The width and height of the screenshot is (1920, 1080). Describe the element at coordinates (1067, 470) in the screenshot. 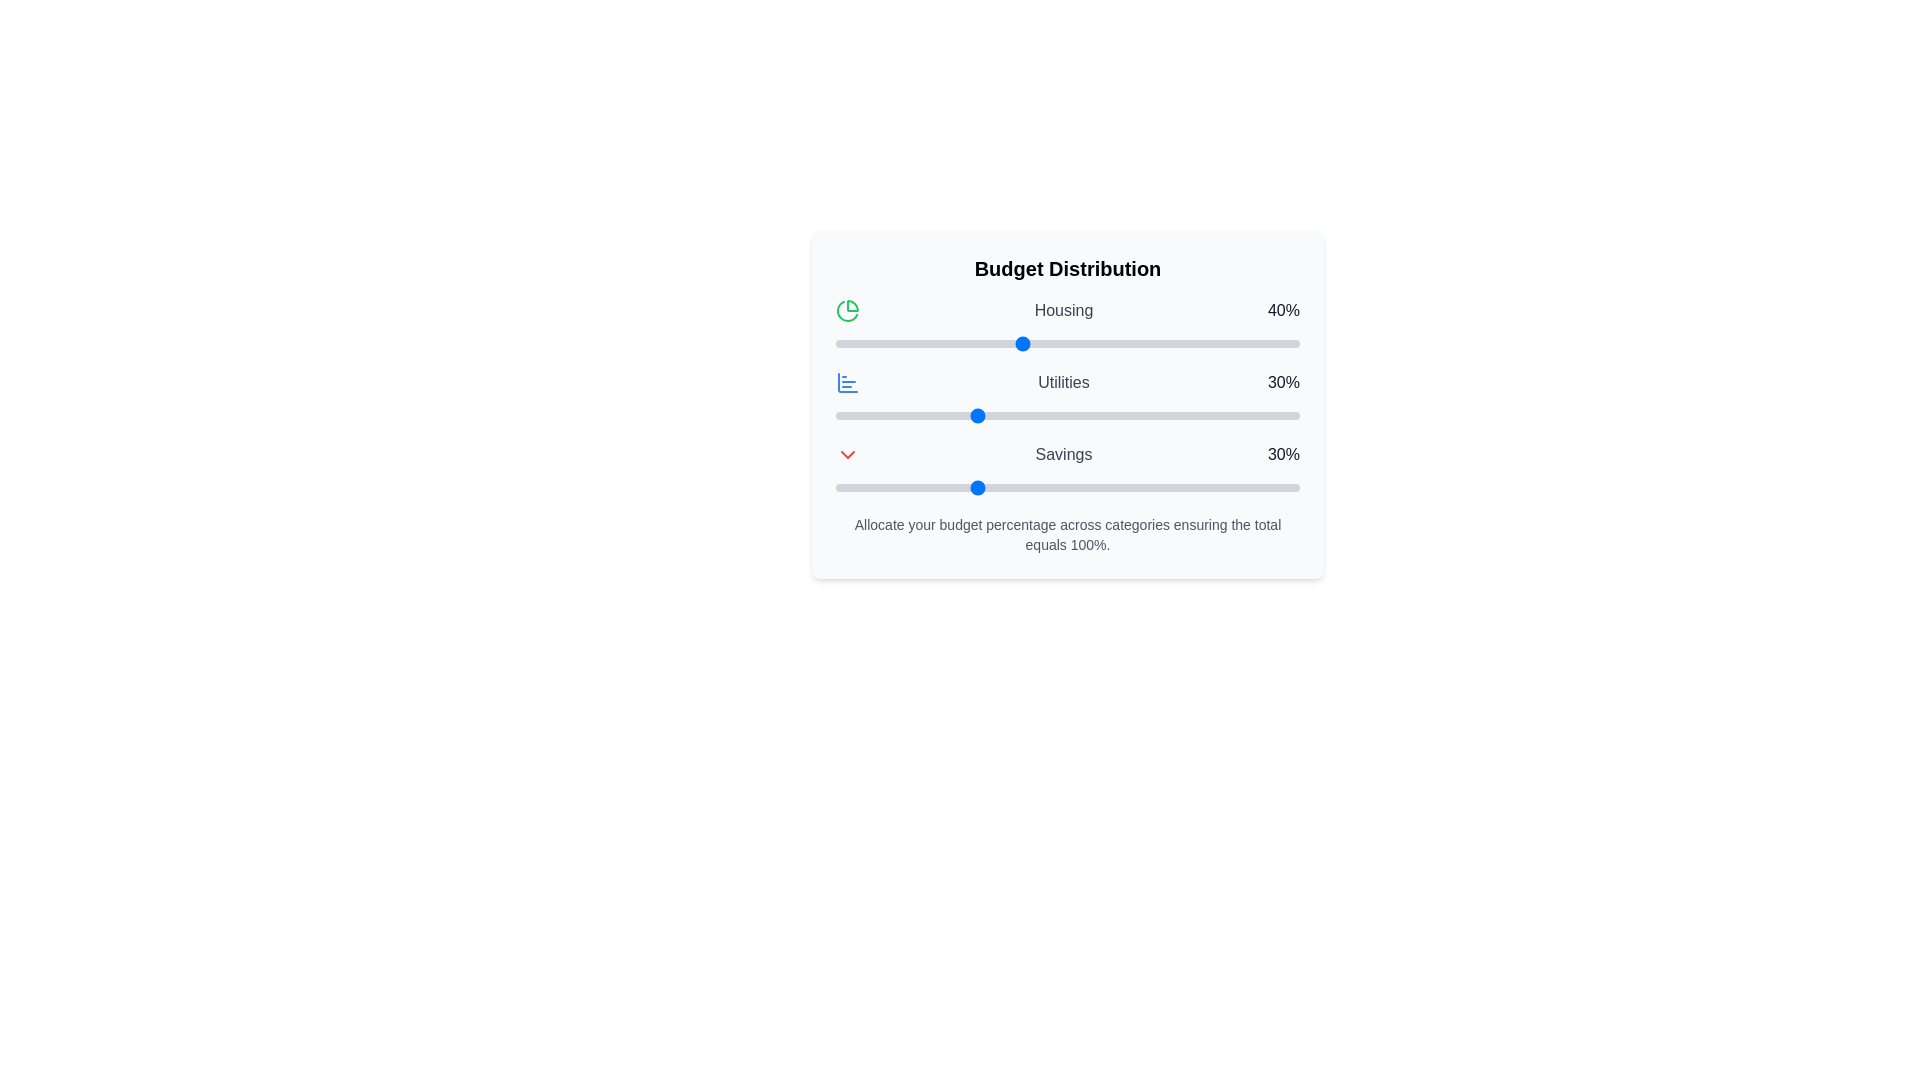

I see `the slider control labeled 'Savings' for keyboard adjustment. This slider is the third category listed under 'Budget Distribution', positioned between 'Utilities 30%' and the instructional text 'Allocate your budget...'` at that location.